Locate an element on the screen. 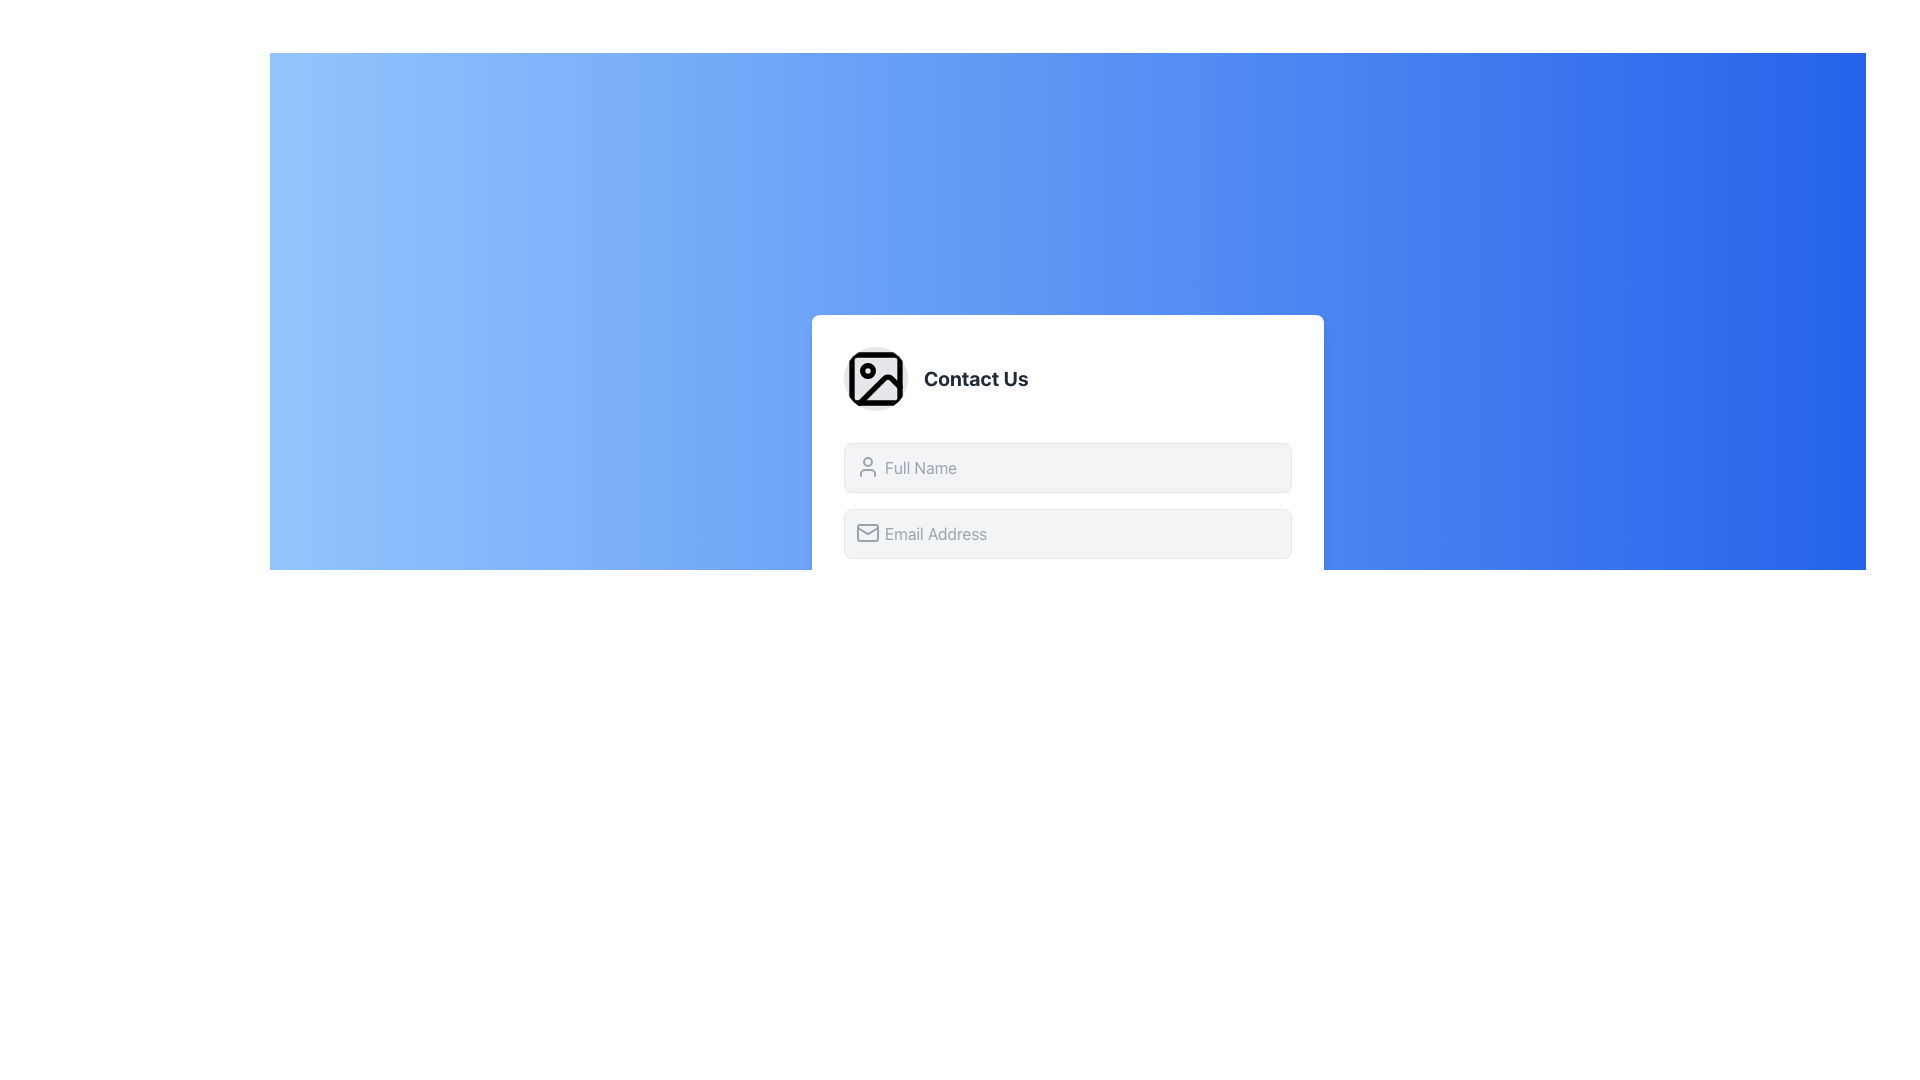  the gray user profile picture icon, which has a circular head and rounded shoulders, located to the left of the 'Full Name' input box is located at coordinates (868, 466).